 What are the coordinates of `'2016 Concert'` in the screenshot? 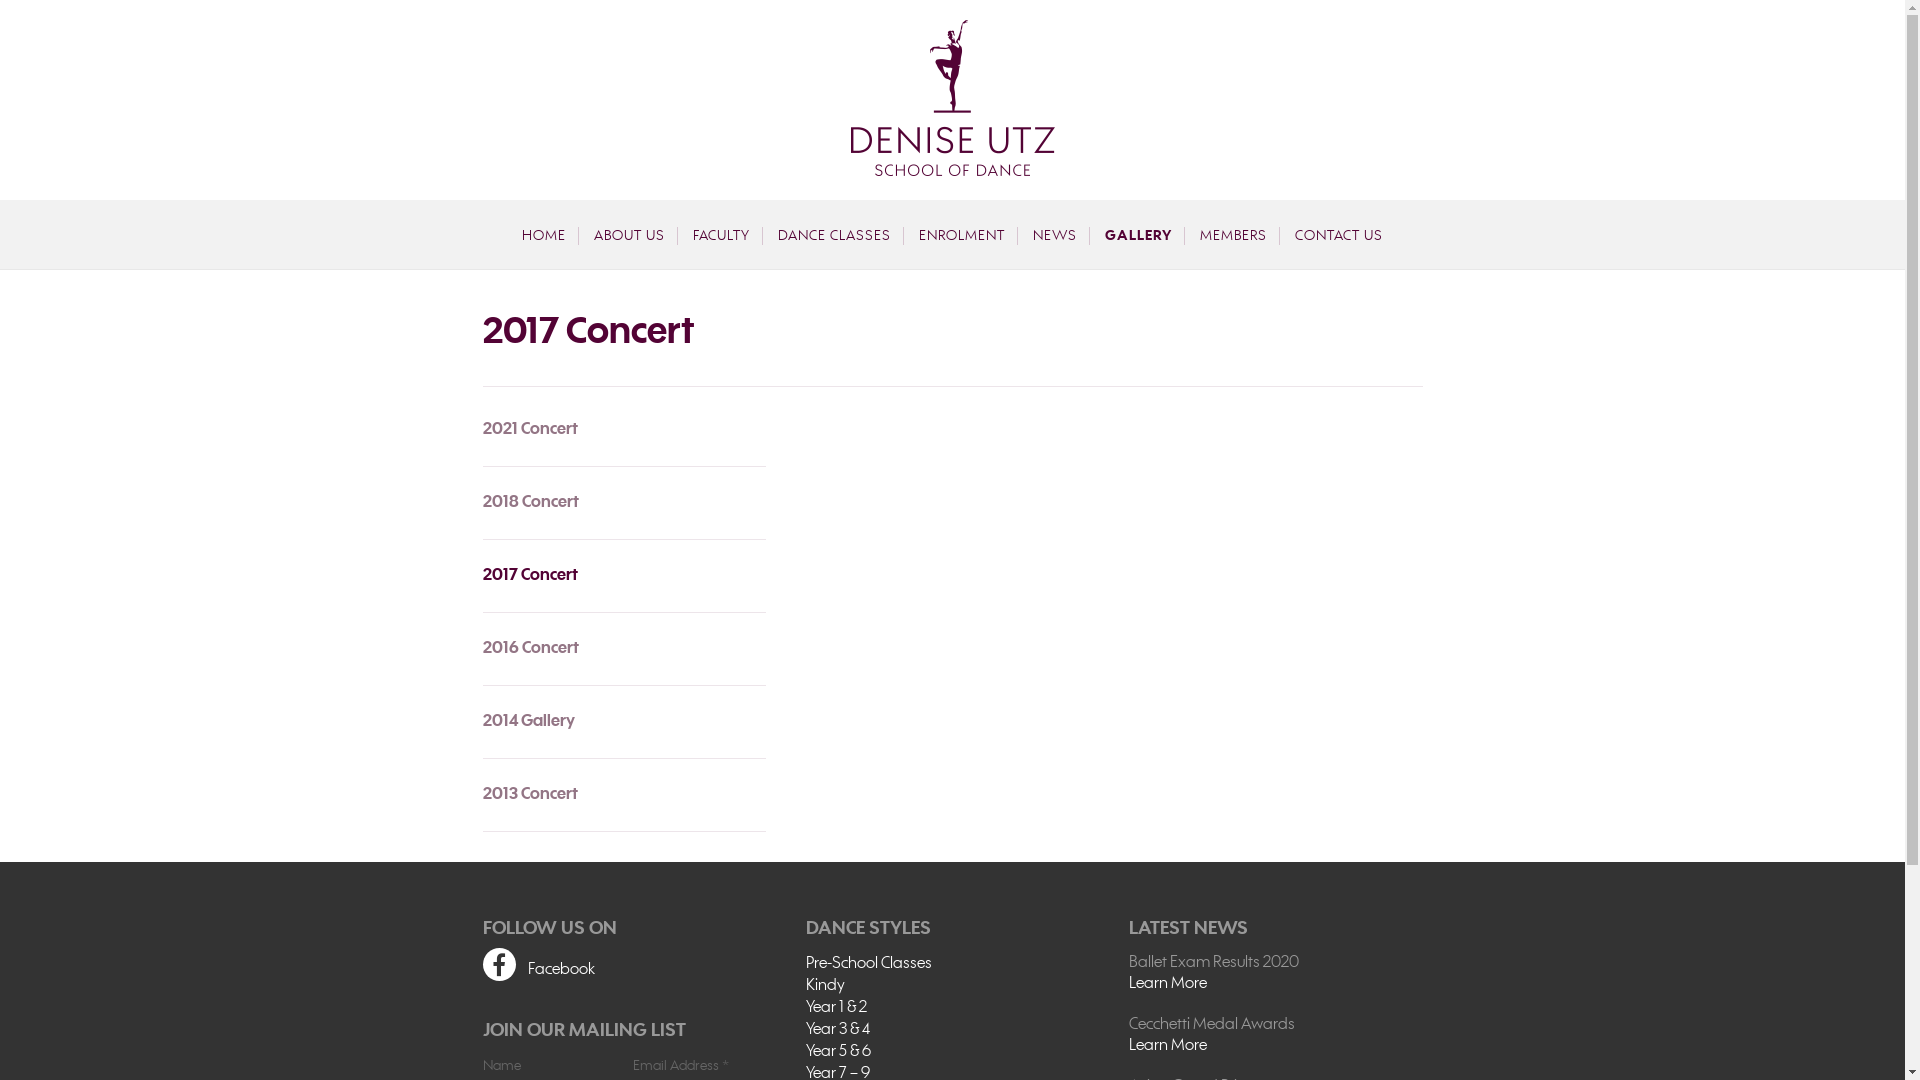 It's located at (622, 648).